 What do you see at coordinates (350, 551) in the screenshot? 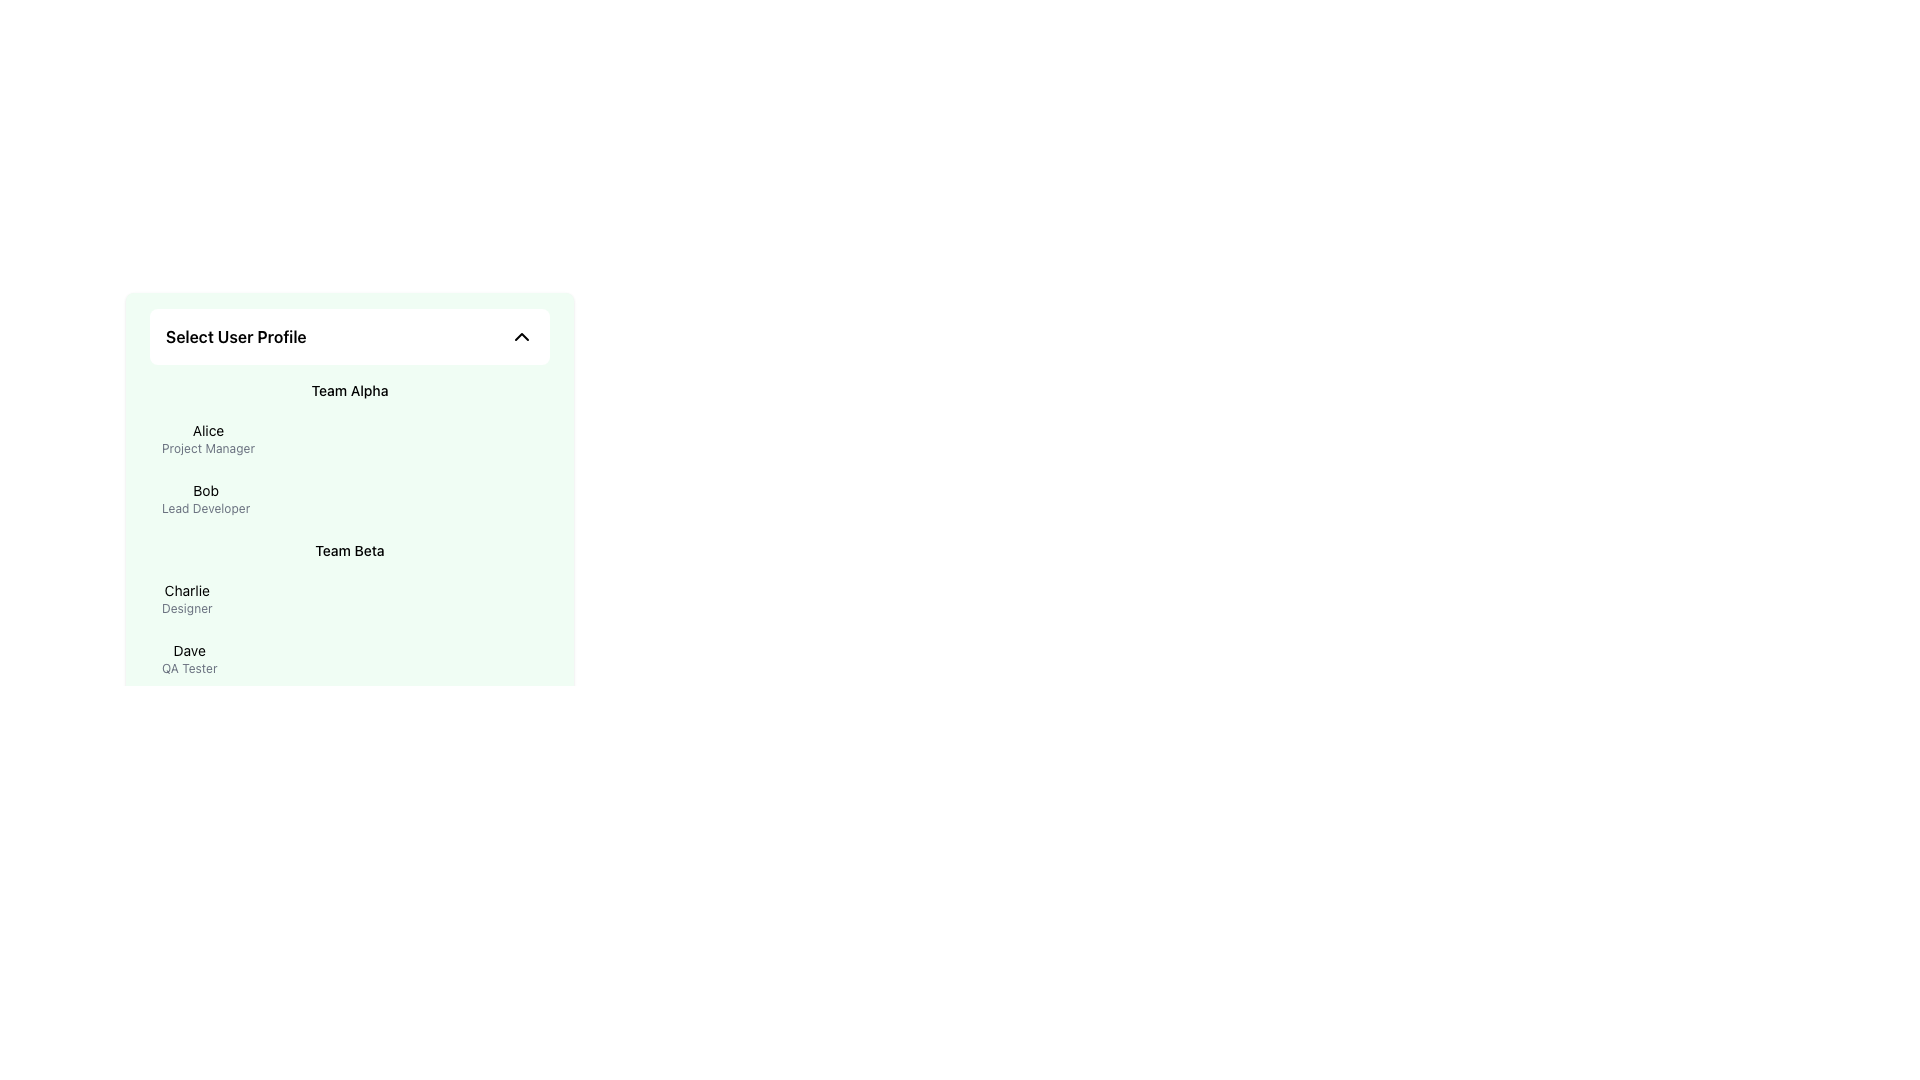
I see `the text label displaying 'Team Beta' in bold black font on a light green background, positioned centrally beneath 'Team Alpha'` at bounding box center [350, 551].